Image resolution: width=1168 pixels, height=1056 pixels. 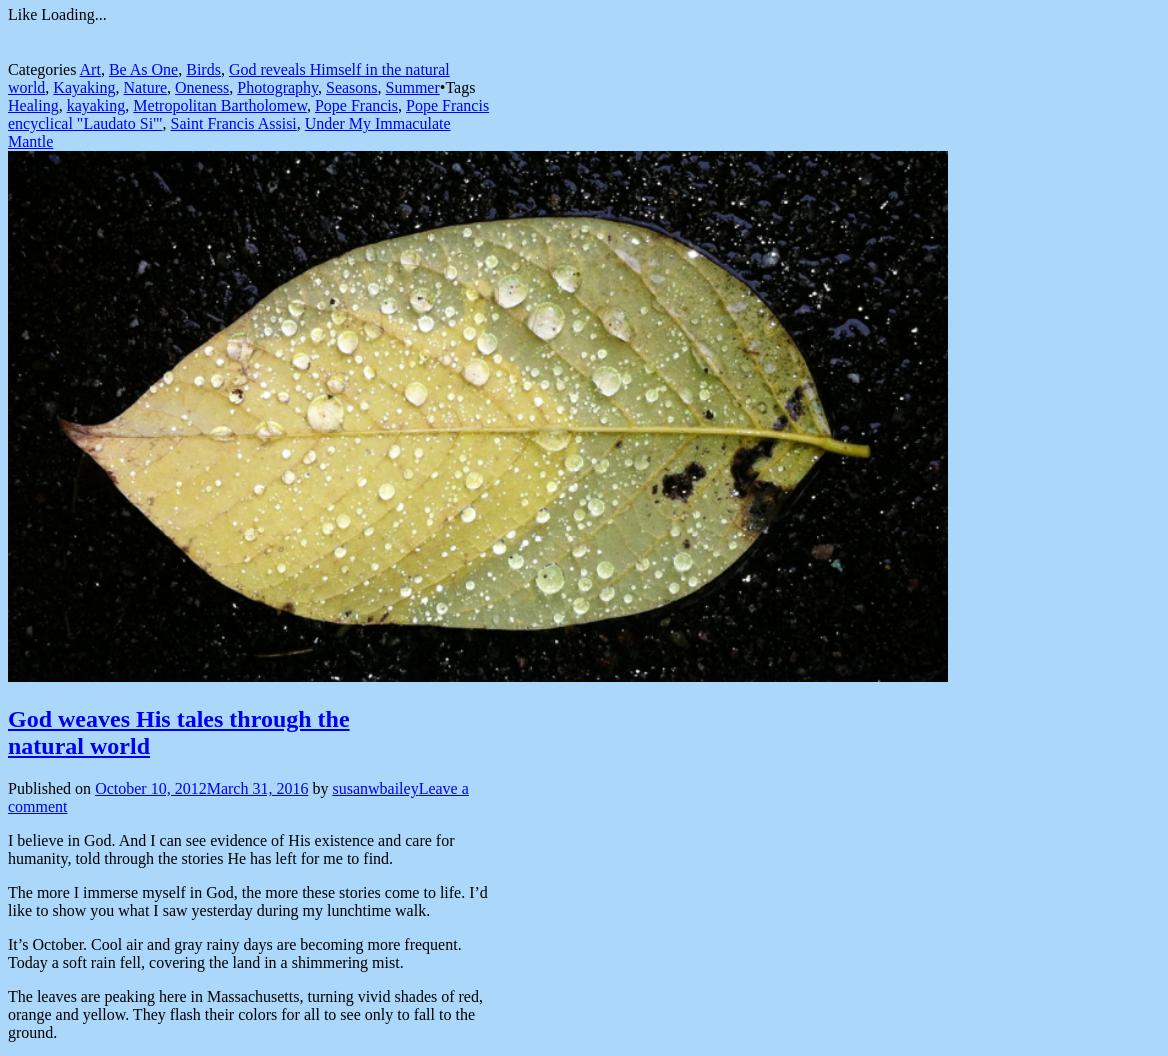 What do you see at coordinates (22, 14) in the screenshot?
I see `'Like'` at bounding box center [22, 14].